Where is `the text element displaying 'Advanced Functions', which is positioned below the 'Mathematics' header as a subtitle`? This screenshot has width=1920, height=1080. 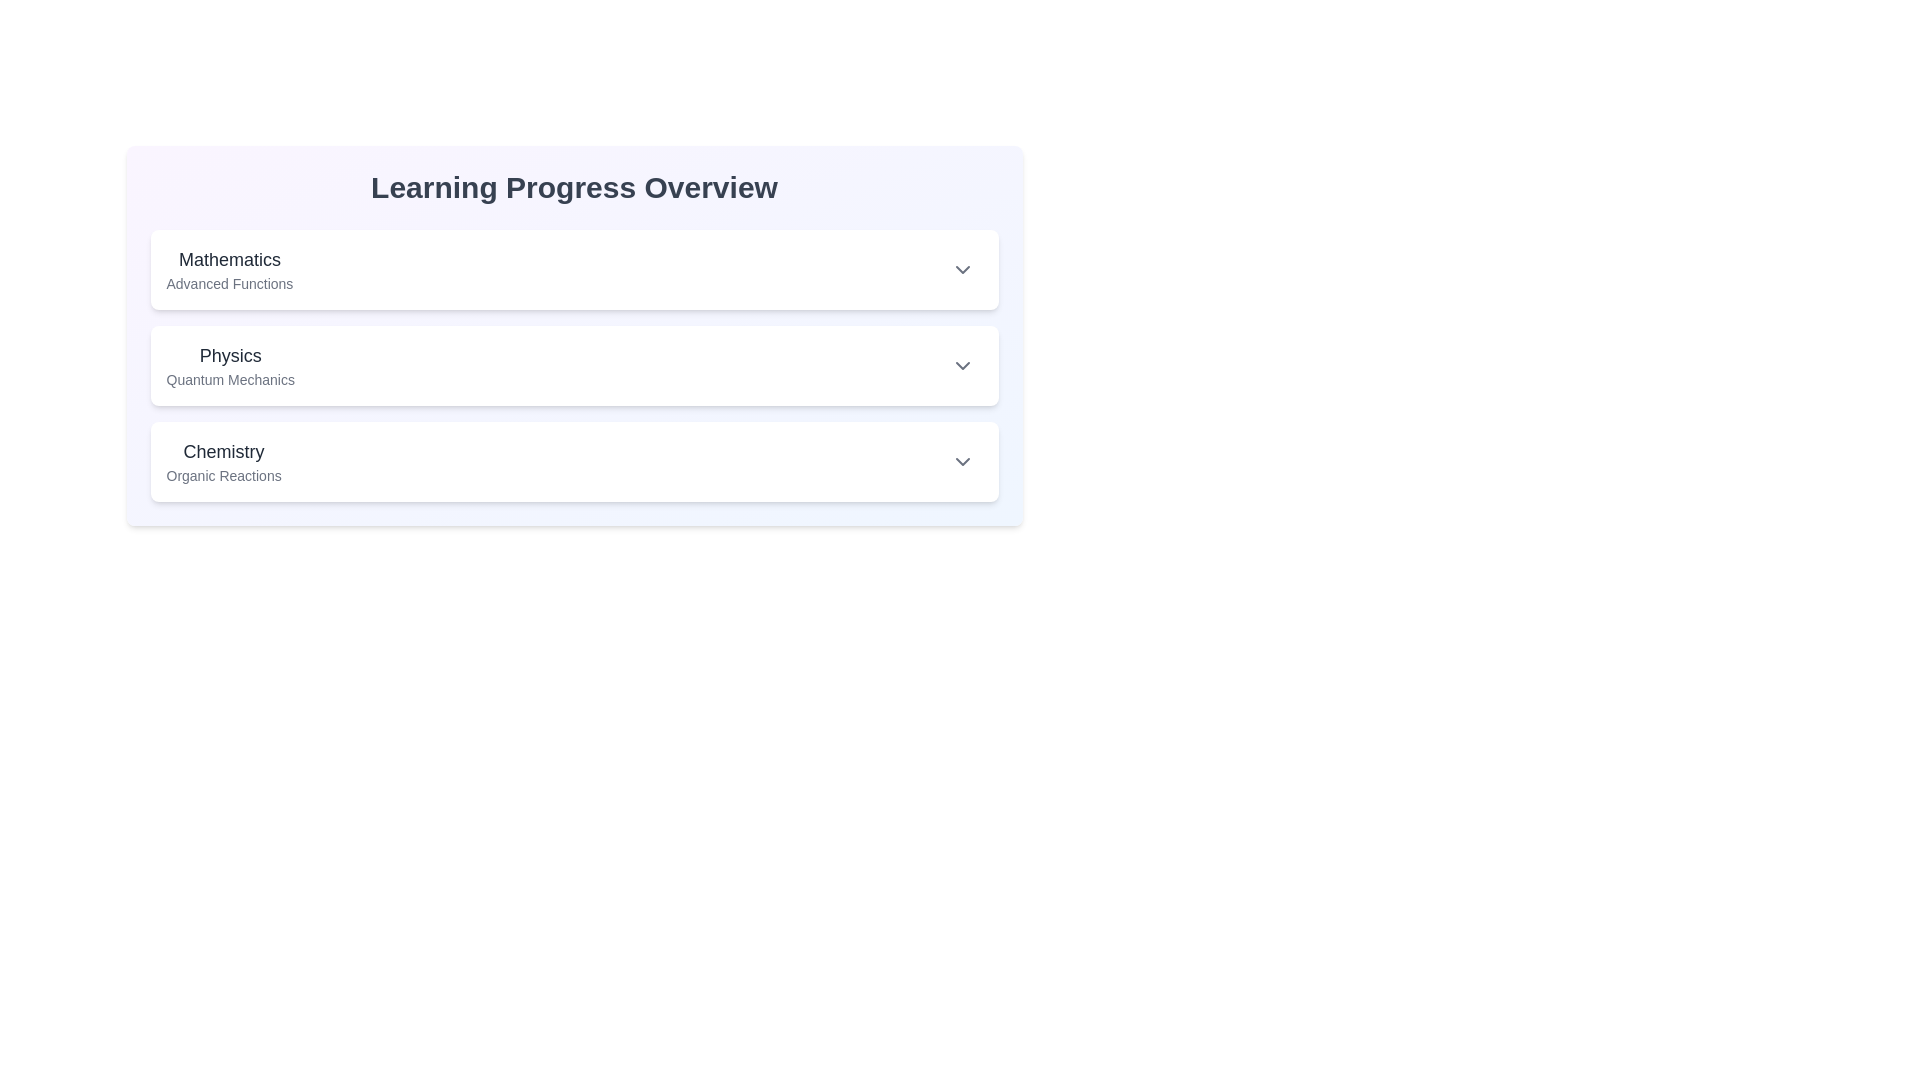
the text element displaying 'Advanced Functions', which is positioned below the 'Mathematics' header as a subtitle is located at coordinates (230, 284).